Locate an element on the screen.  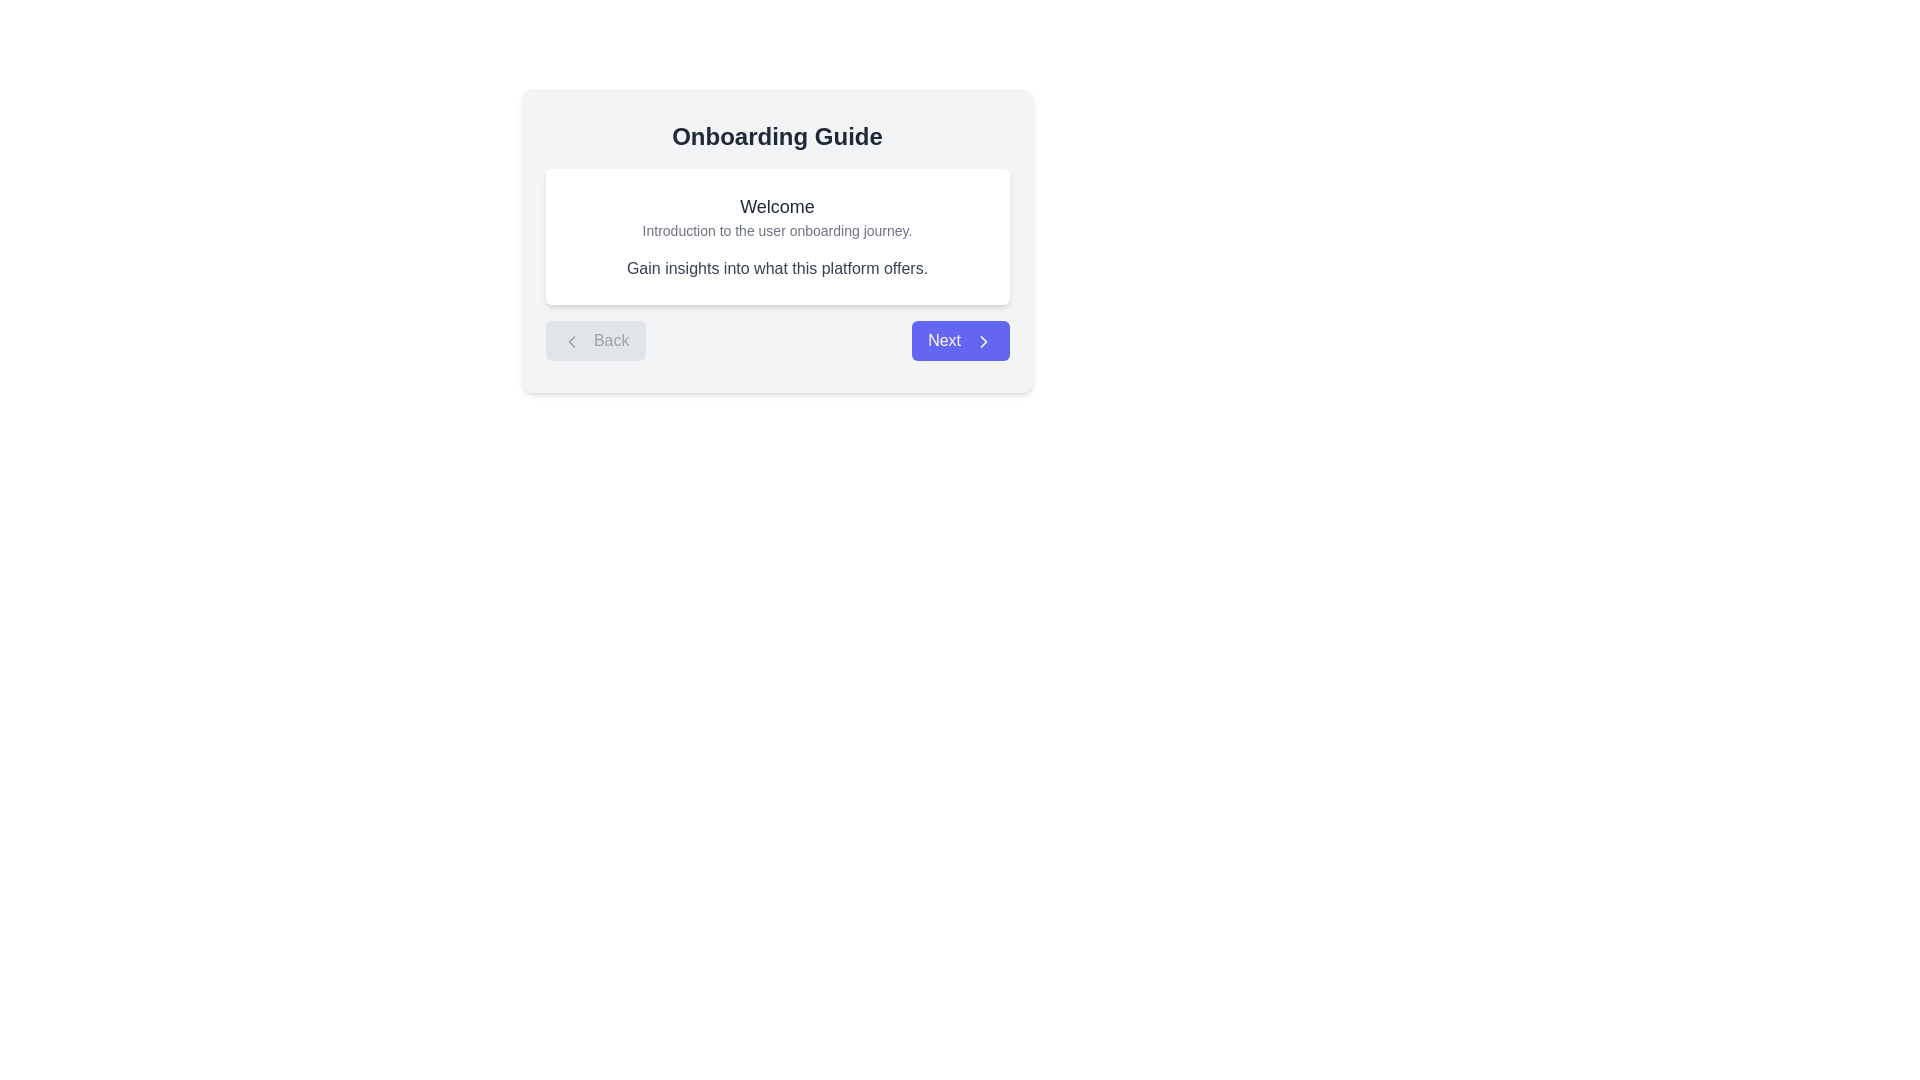
the static text element displaying 'Welcome', which is a bold and large heading in dark gray on a white background, located at the upper center of the white rectangular card is located at coordinates (776, 207).